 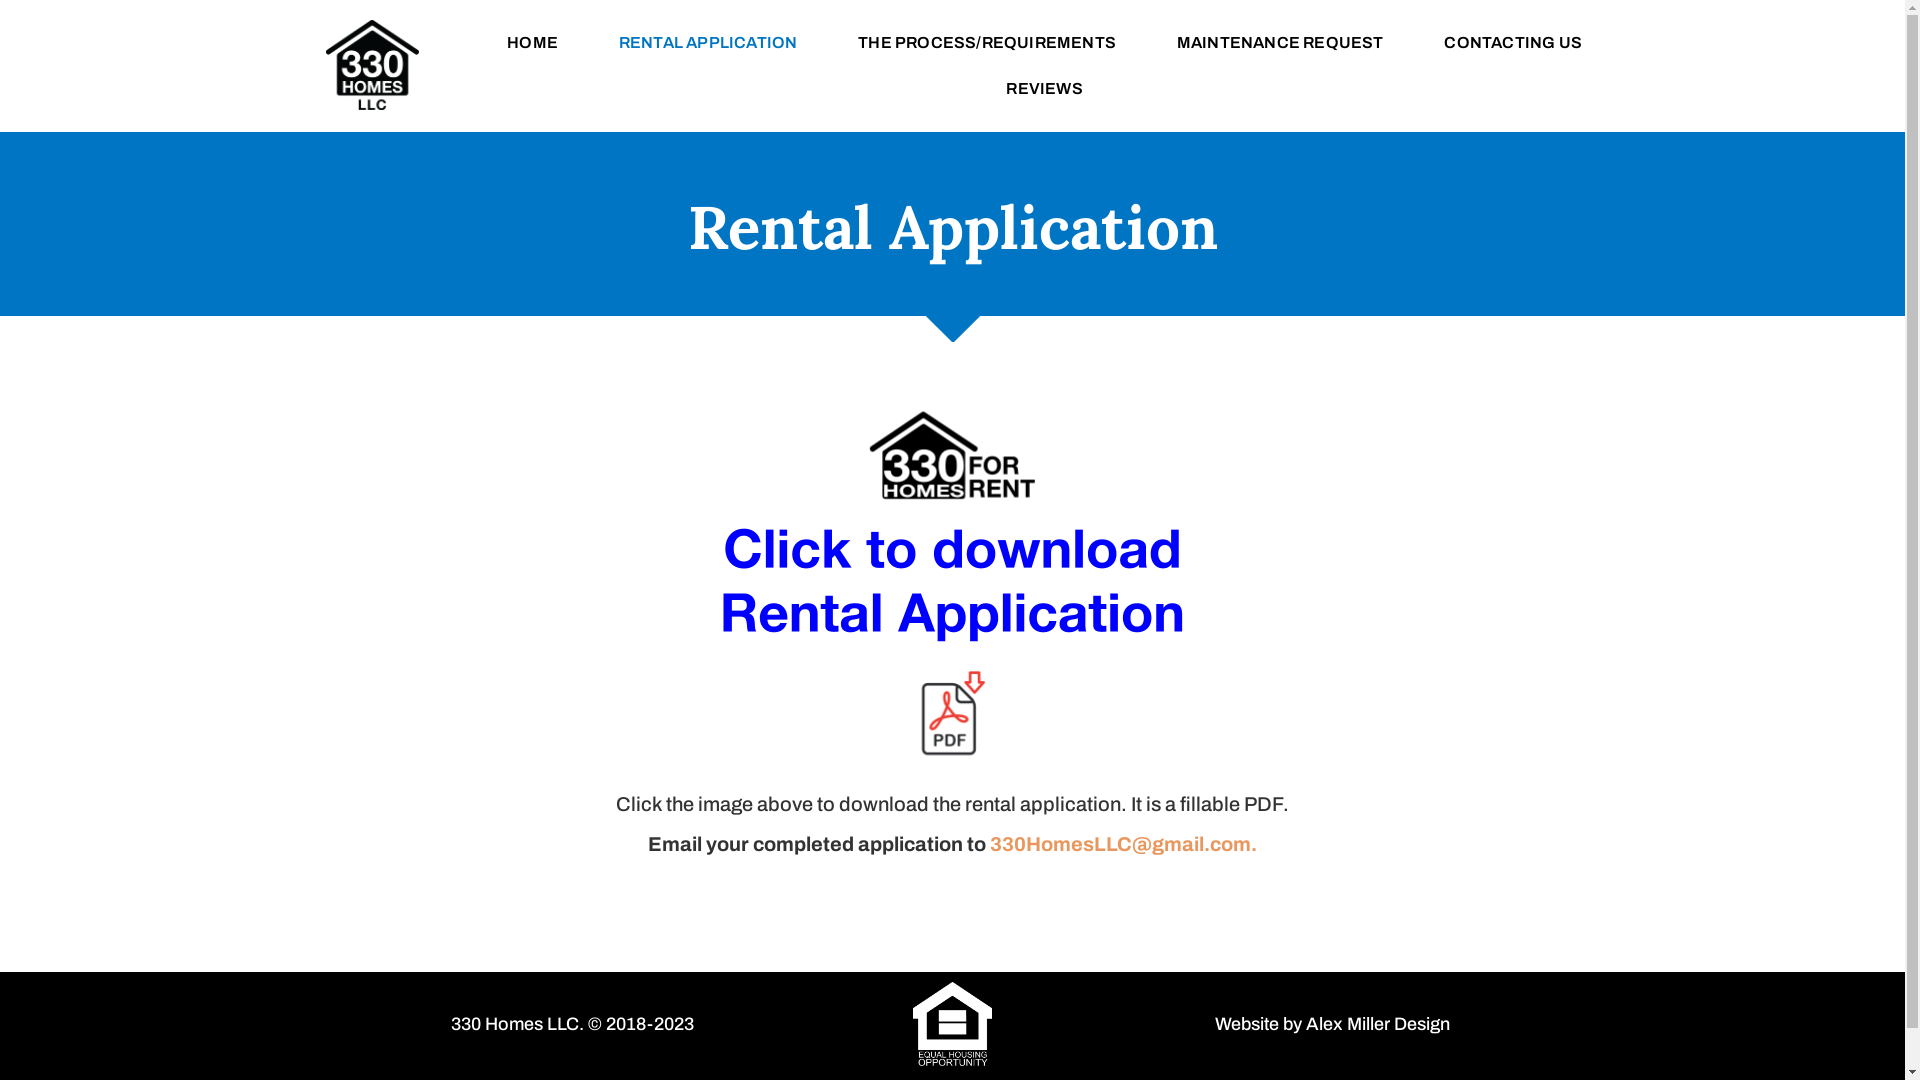 What do you see at coordinates (1512, 42) in the screenshot?
I see `'CONTACTING US'` at bounding box center [1512, 42].